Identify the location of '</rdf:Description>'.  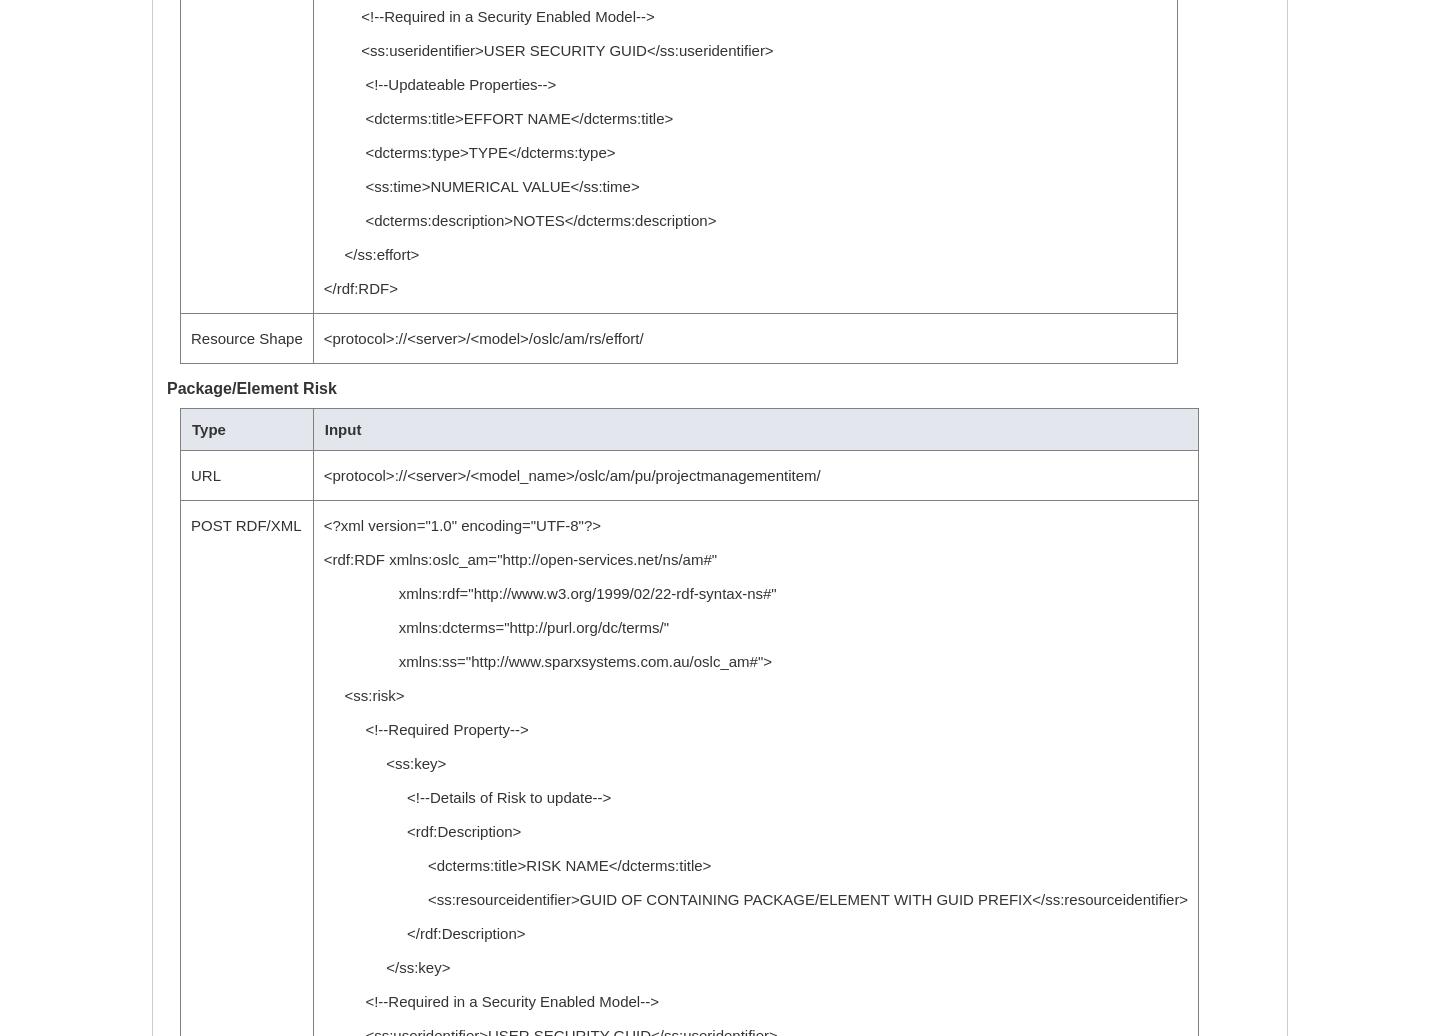
(423, 933).